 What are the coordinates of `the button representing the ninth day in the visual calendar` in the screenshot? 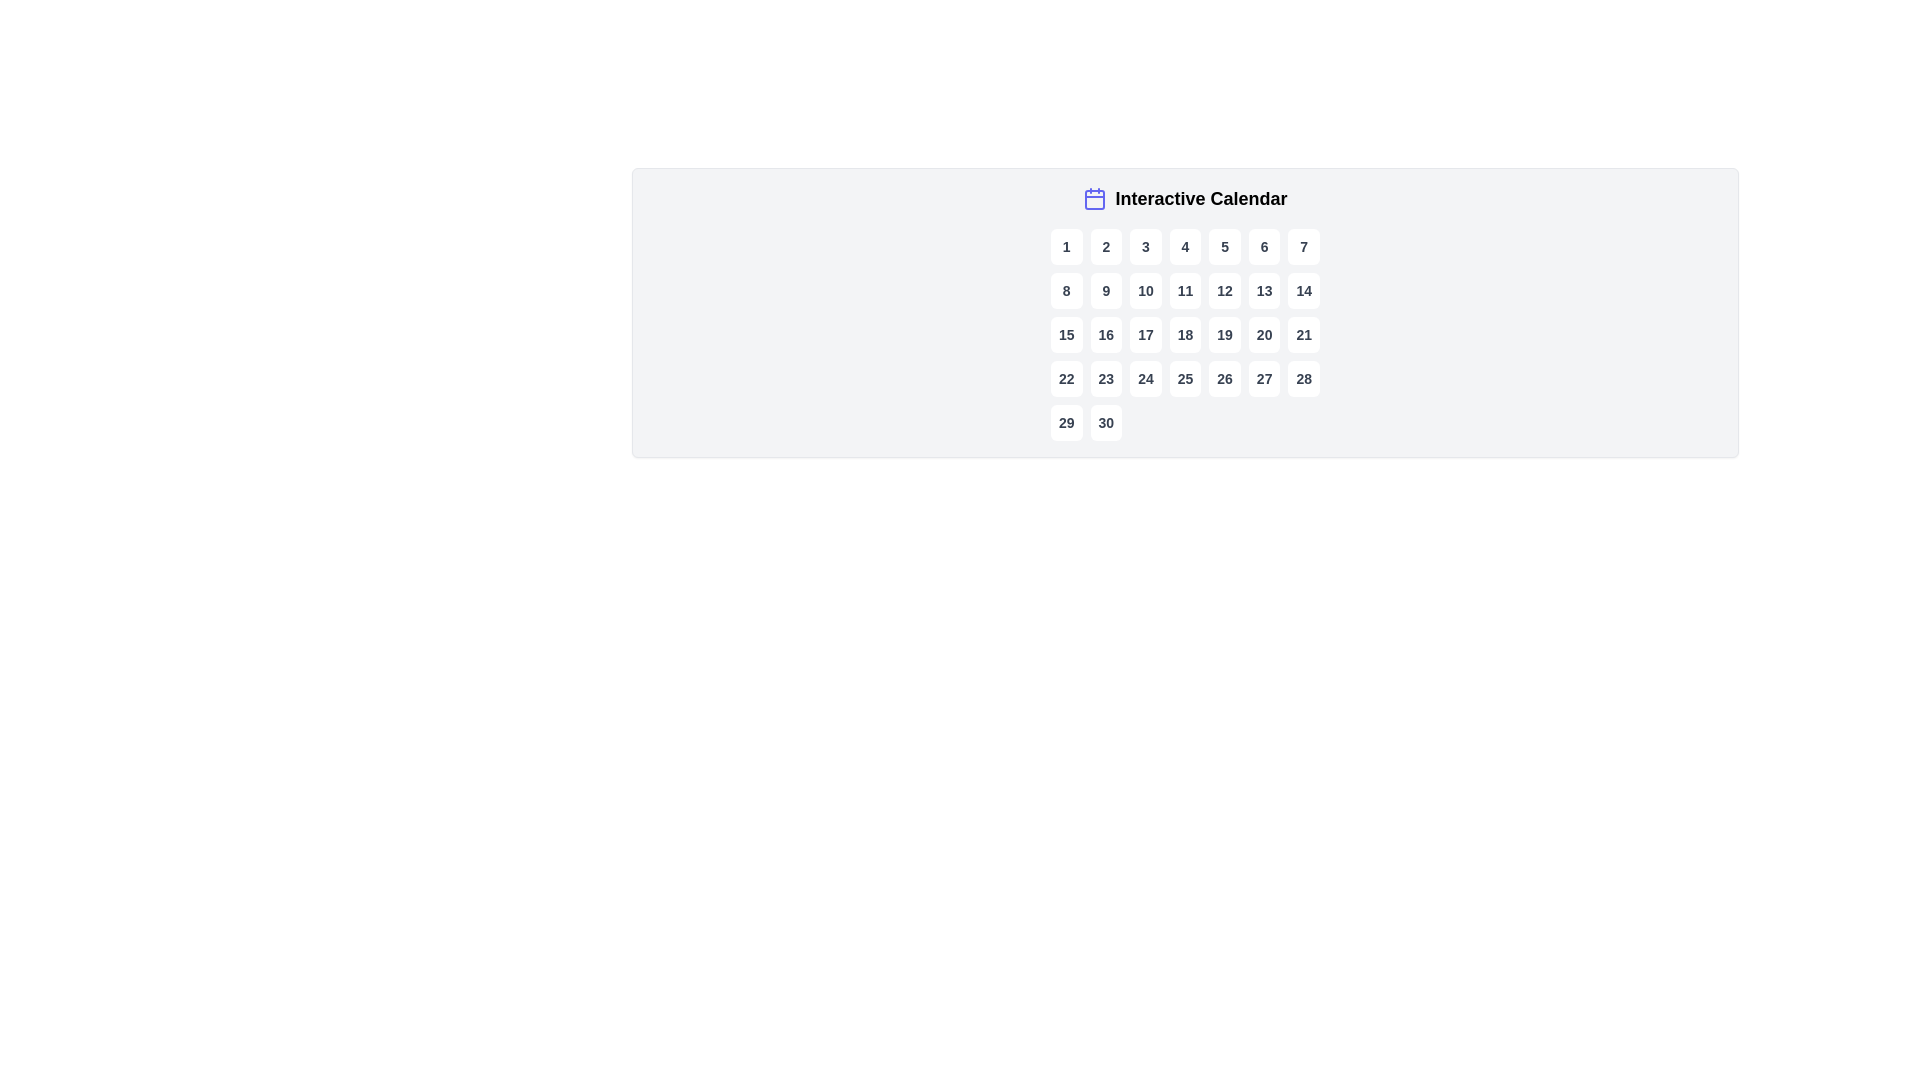 It's located at (1105, 290).